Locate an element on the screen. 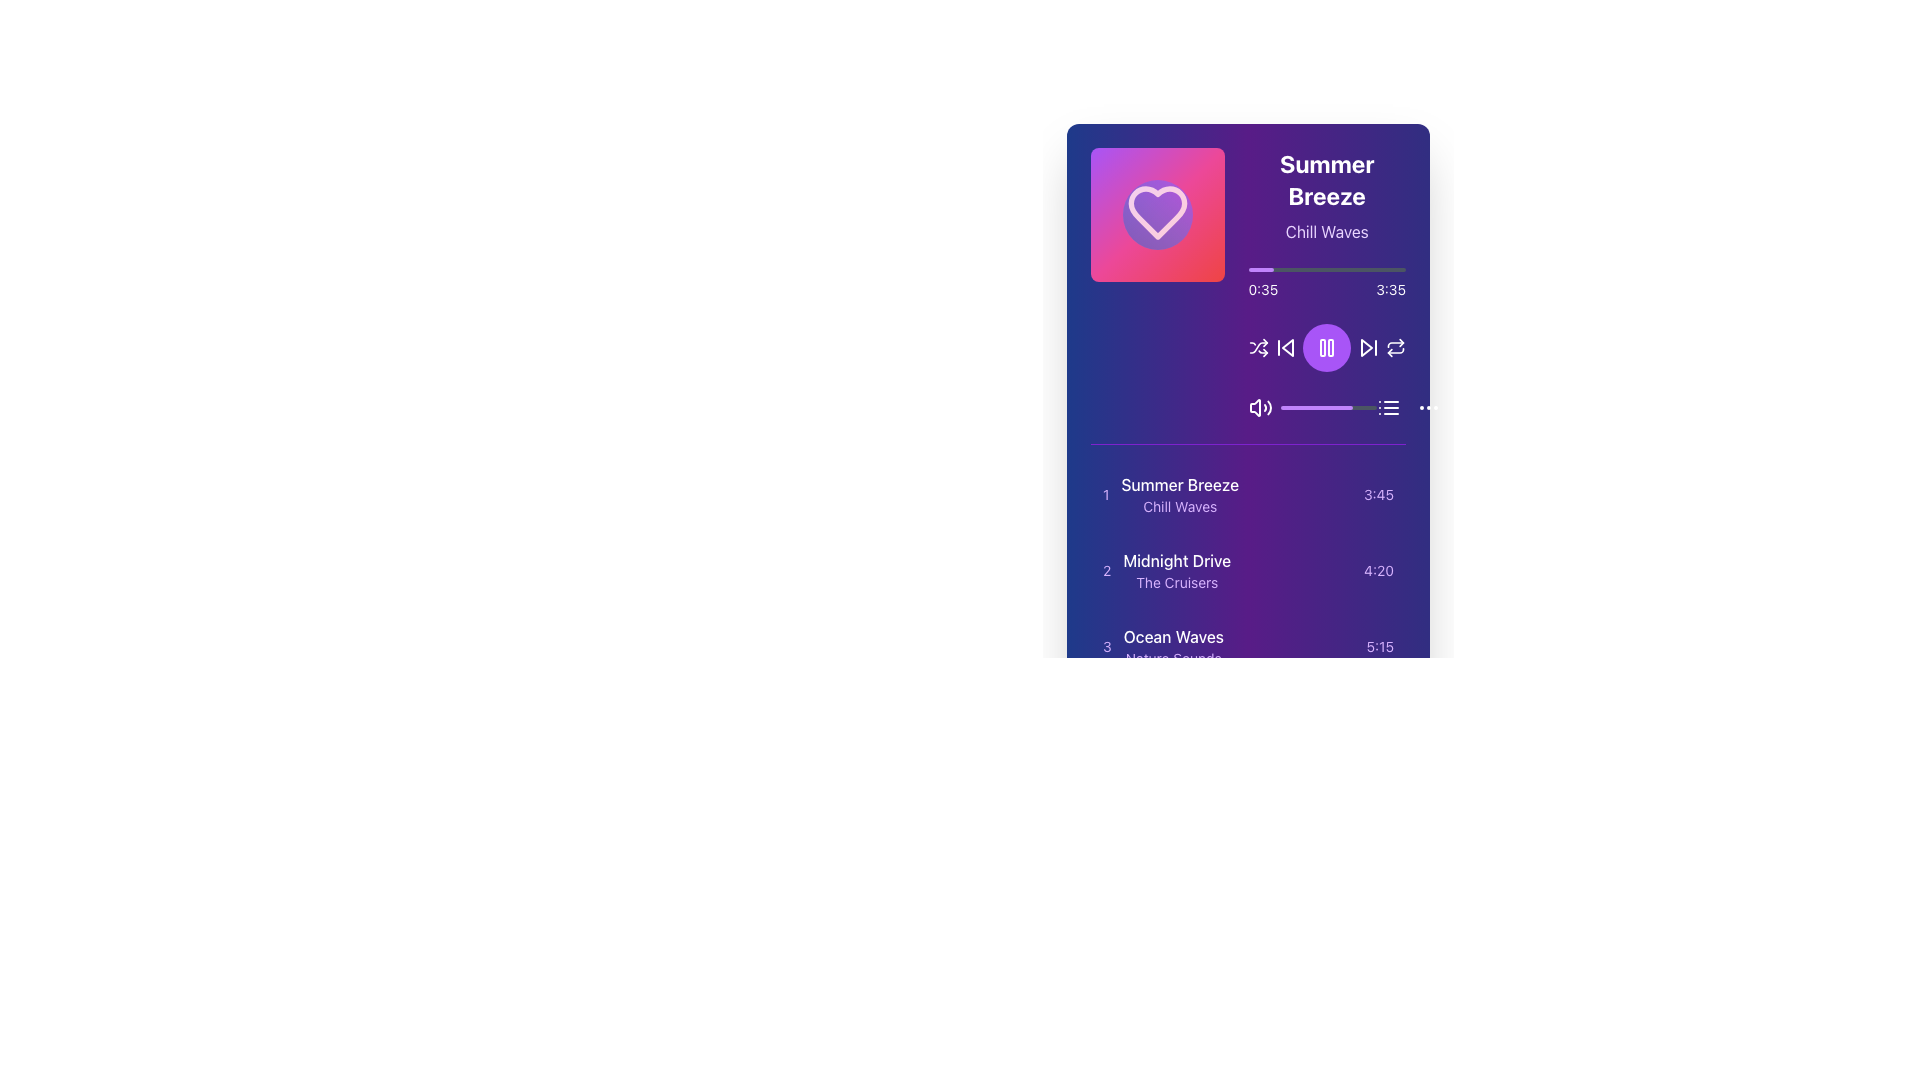 This screenshot has height=1080, width=1920. the pause icon, which is styled with a purple fill and located at the center of the circular button in the playback controls area is located at coordinates (1327, 346).